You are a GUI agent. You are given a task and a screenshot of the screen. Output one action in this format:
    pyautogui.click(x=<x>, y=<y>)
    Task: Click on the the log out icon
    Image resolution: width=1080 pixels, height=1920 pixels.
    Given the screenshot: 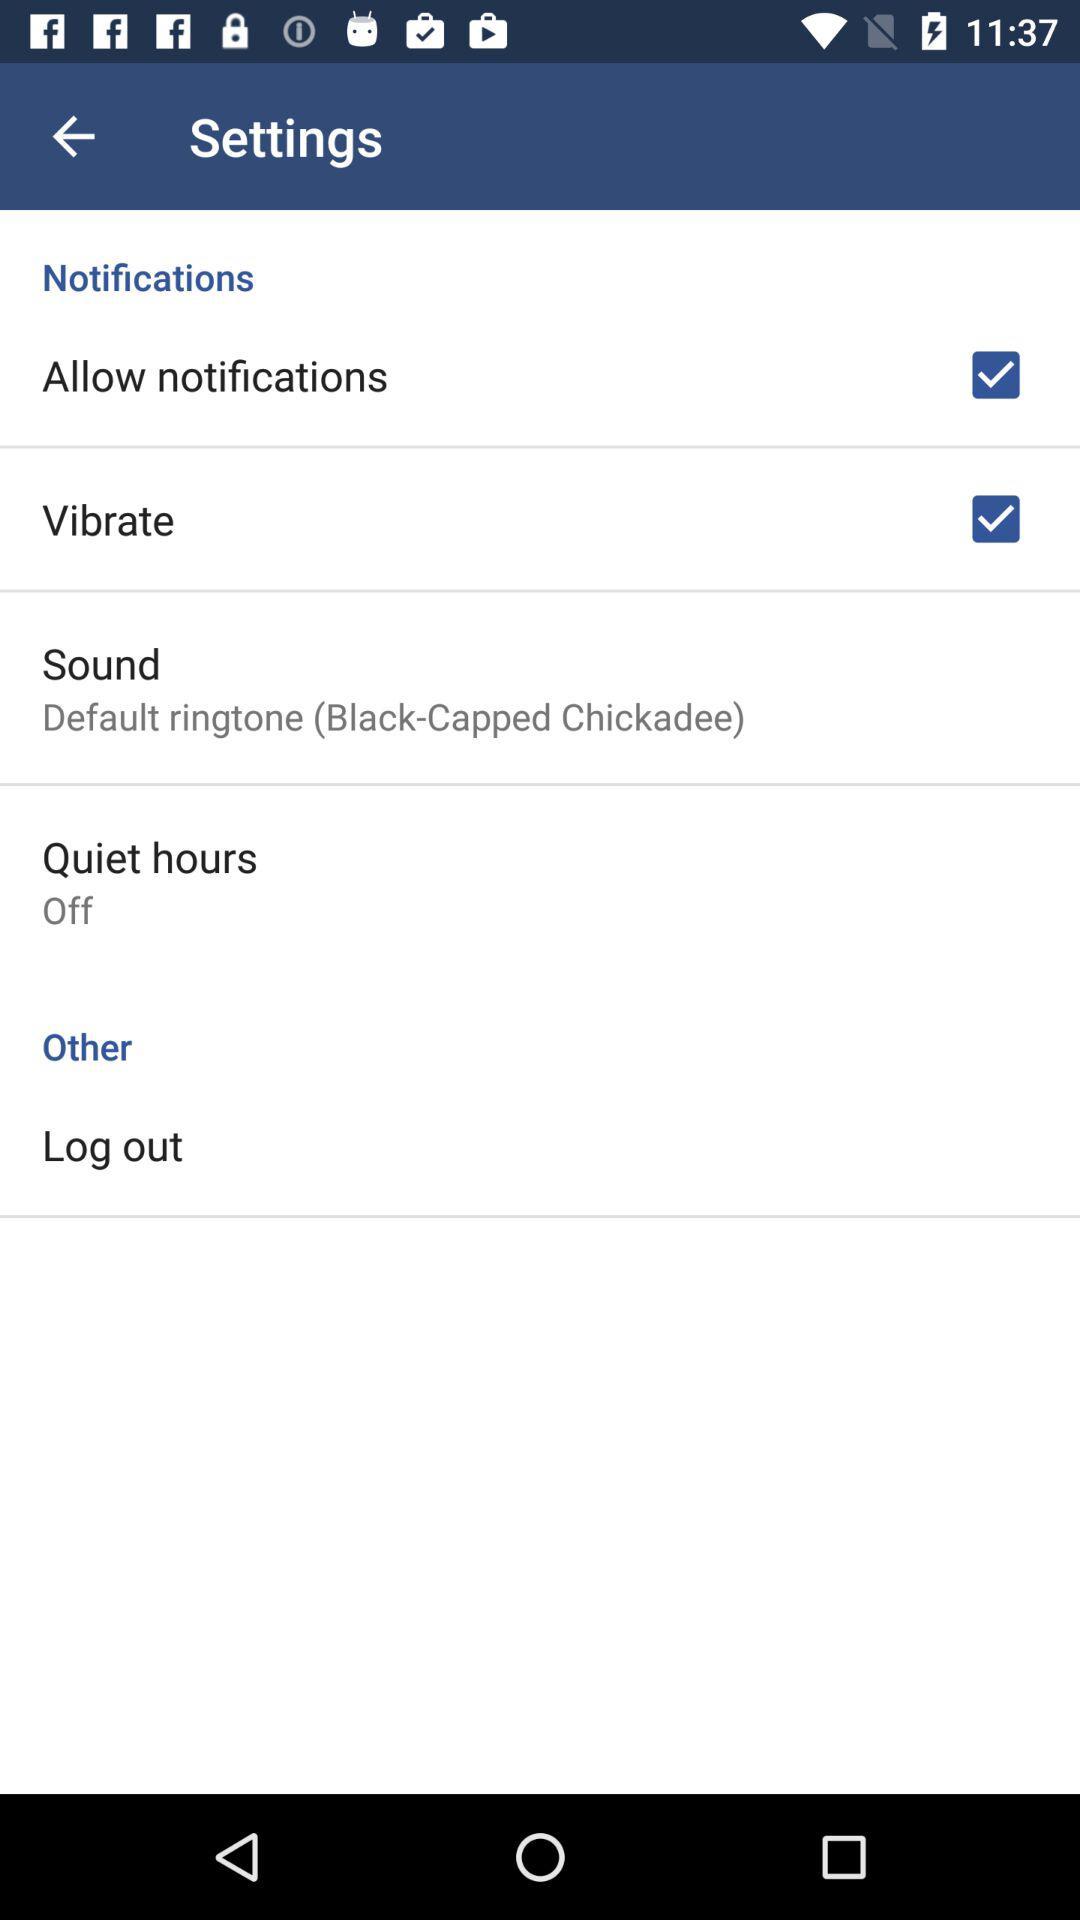 What is the action you would take?
    pyautogui.click(x=112, y=1144)
    